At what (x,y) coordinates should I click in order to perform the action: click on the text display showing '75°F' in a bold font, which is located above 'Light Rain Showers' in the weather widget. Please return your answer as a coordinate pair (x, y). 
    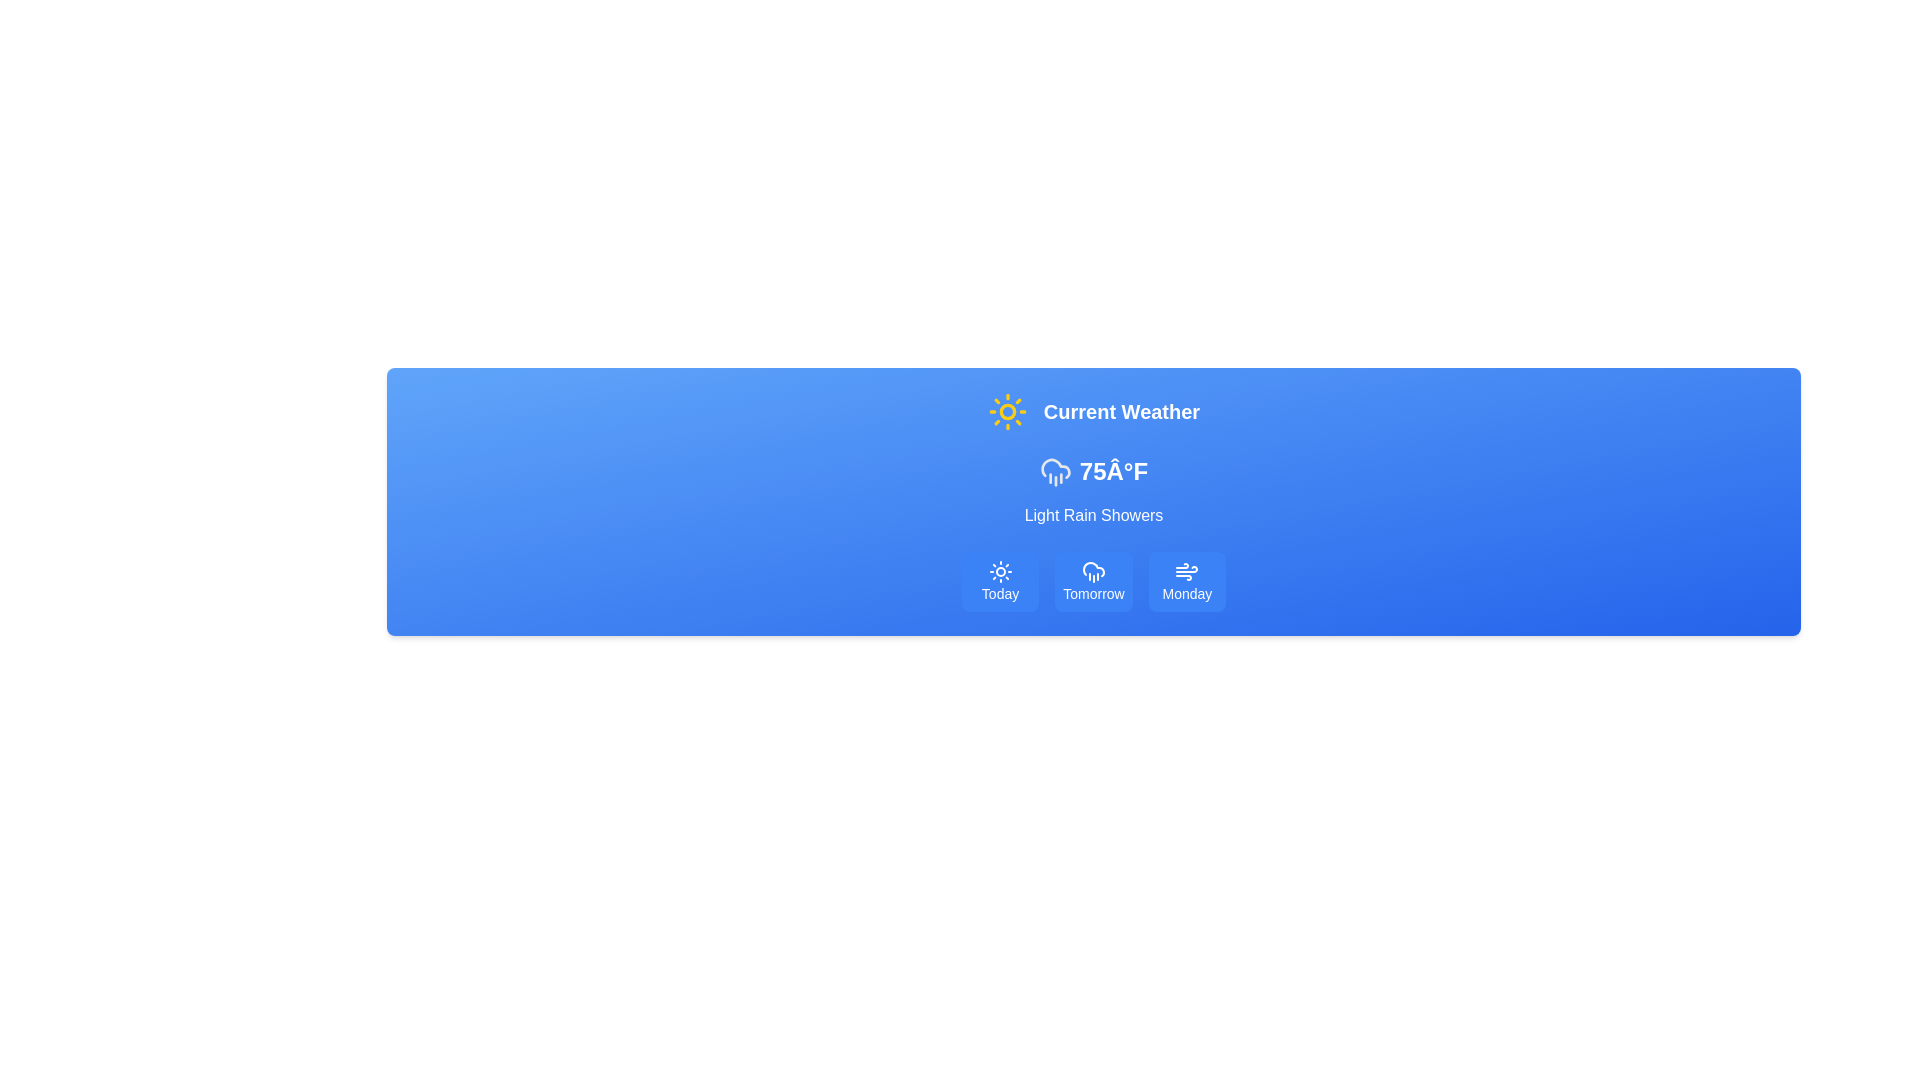
    Looking at the image, I should click on (1093, 471).